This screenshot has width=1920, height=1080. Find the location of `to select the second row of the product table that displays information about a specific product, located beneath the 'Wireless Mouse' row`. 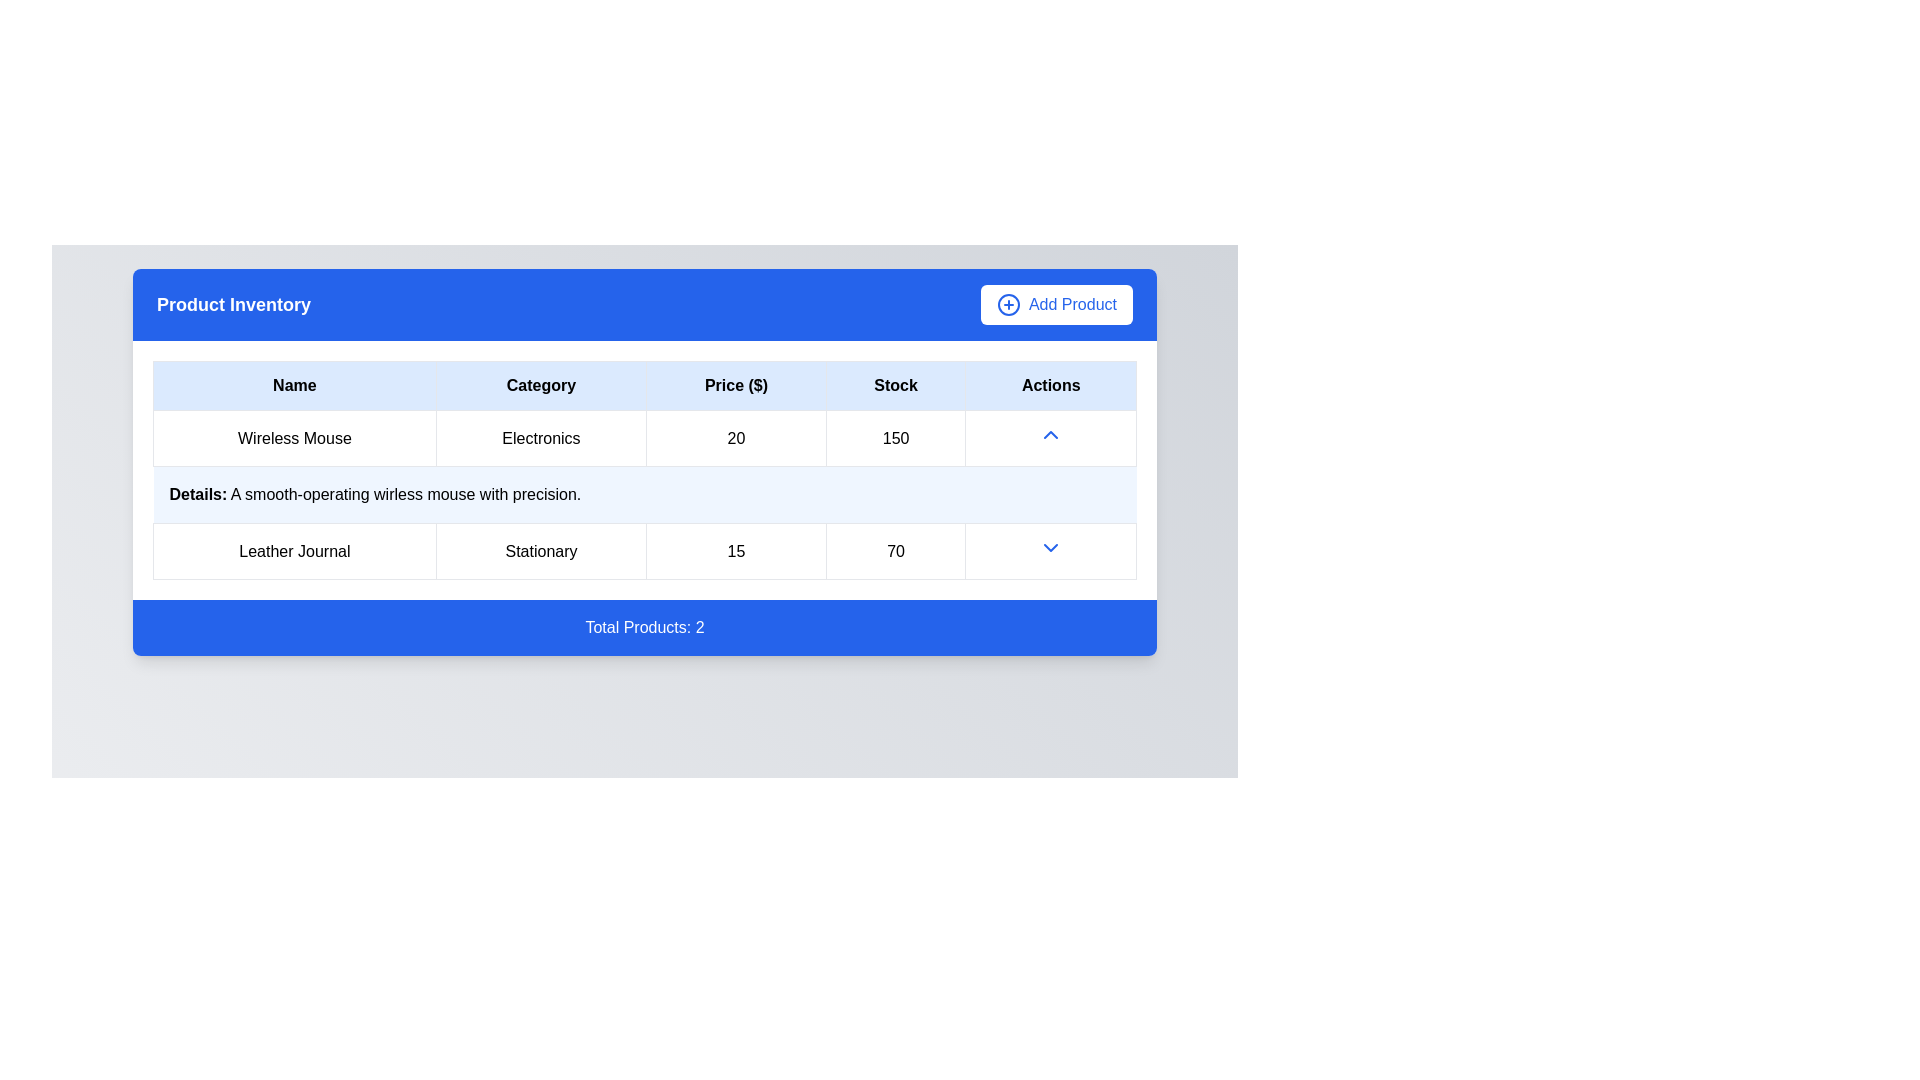

to select the second row of the product table that displays information about a specific product, located beneath the 'Wireless Mouse' row is located at coordinates (644, 551).